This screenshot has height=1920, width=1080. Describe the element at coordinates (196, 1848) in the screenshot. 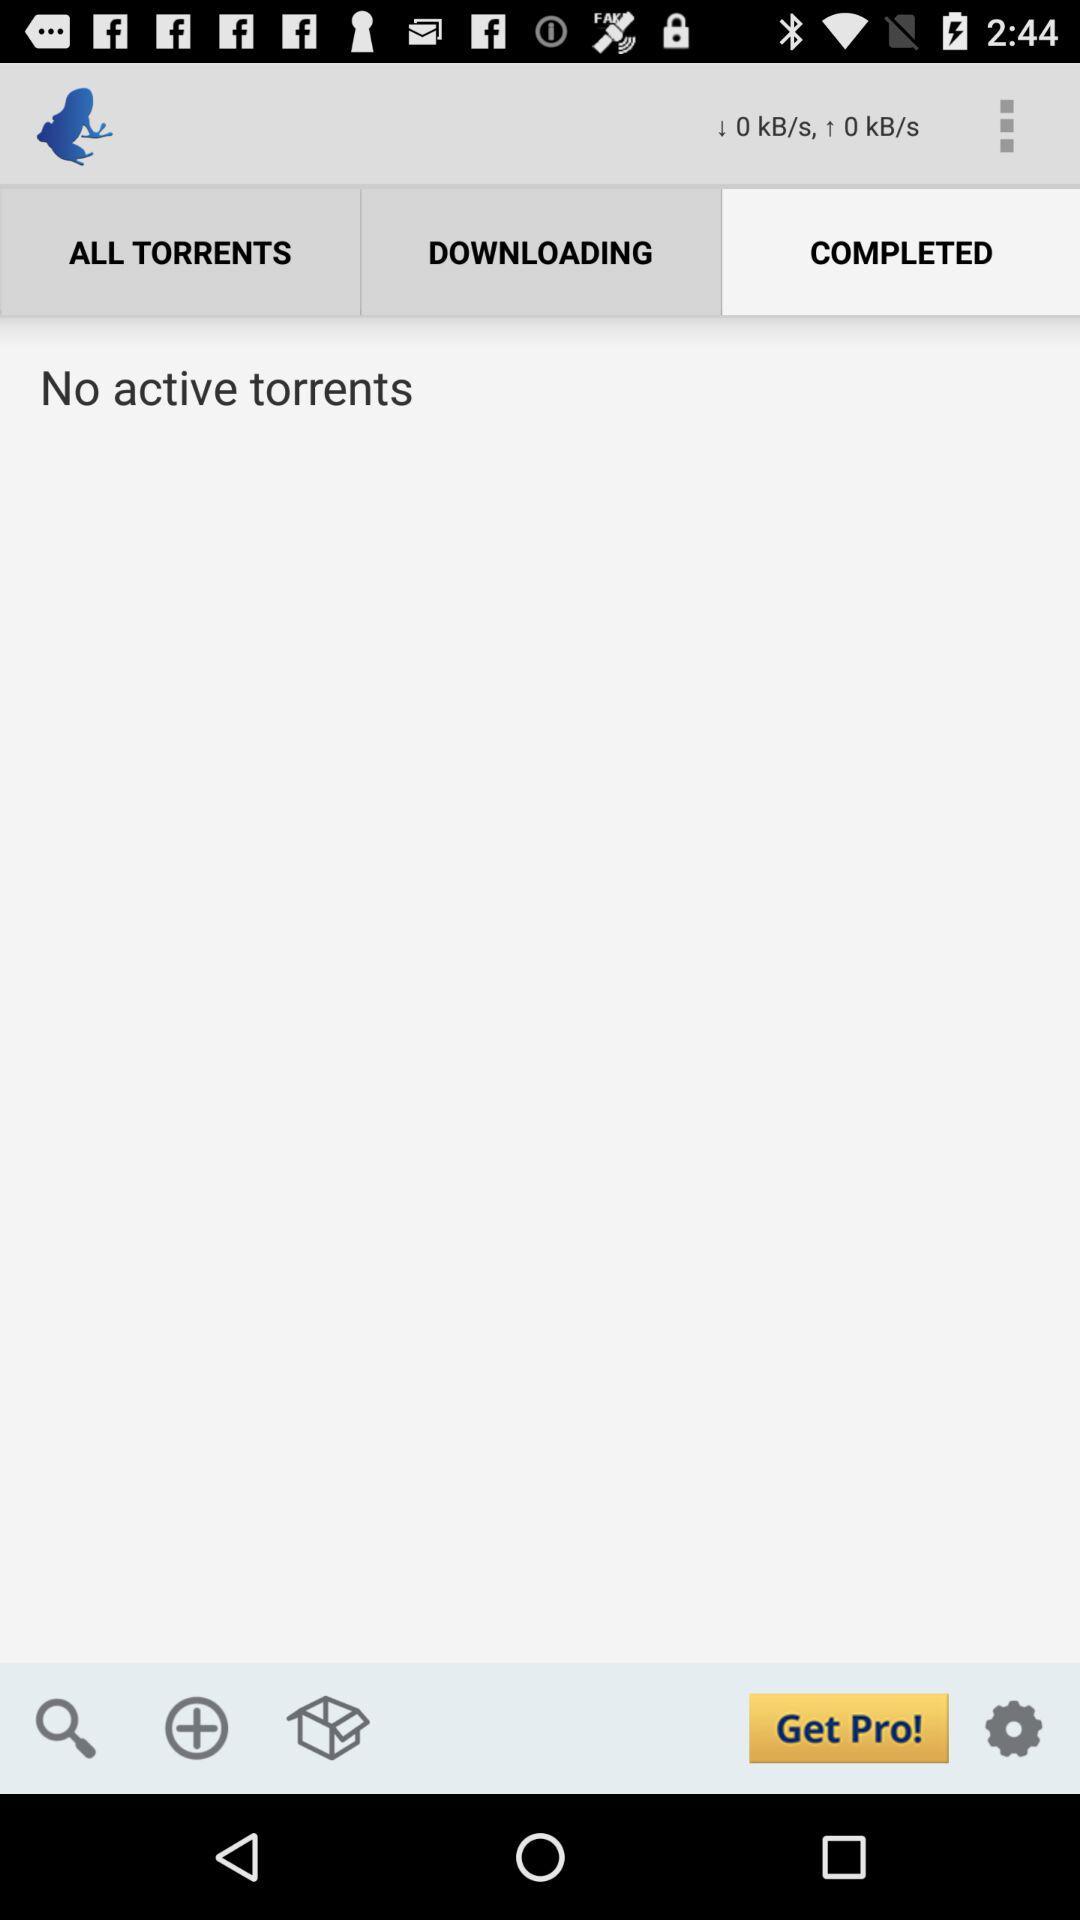

I see `the add icon` at that location.